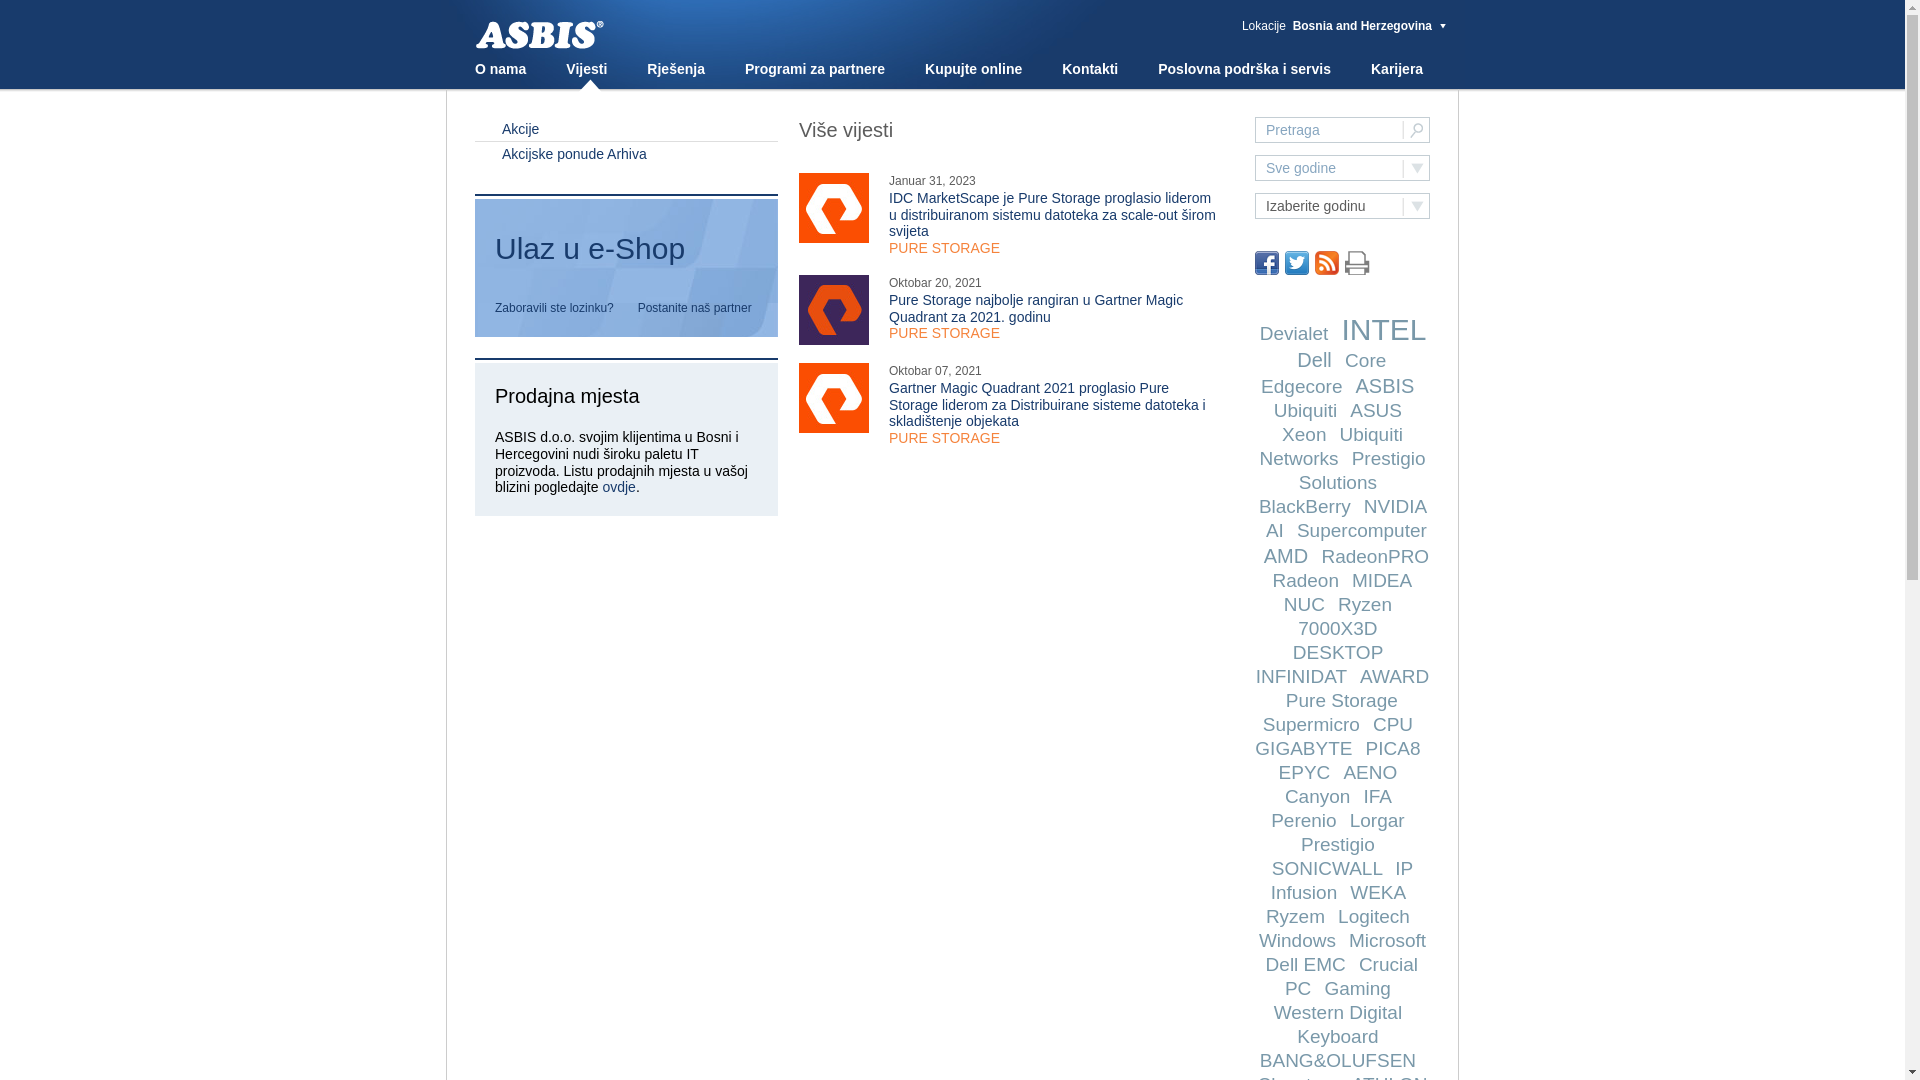  What do you see at coordinates (1373, 556) in the screenshot?
I see `'RadeonPRO'` at bounding box center [1373, 556].